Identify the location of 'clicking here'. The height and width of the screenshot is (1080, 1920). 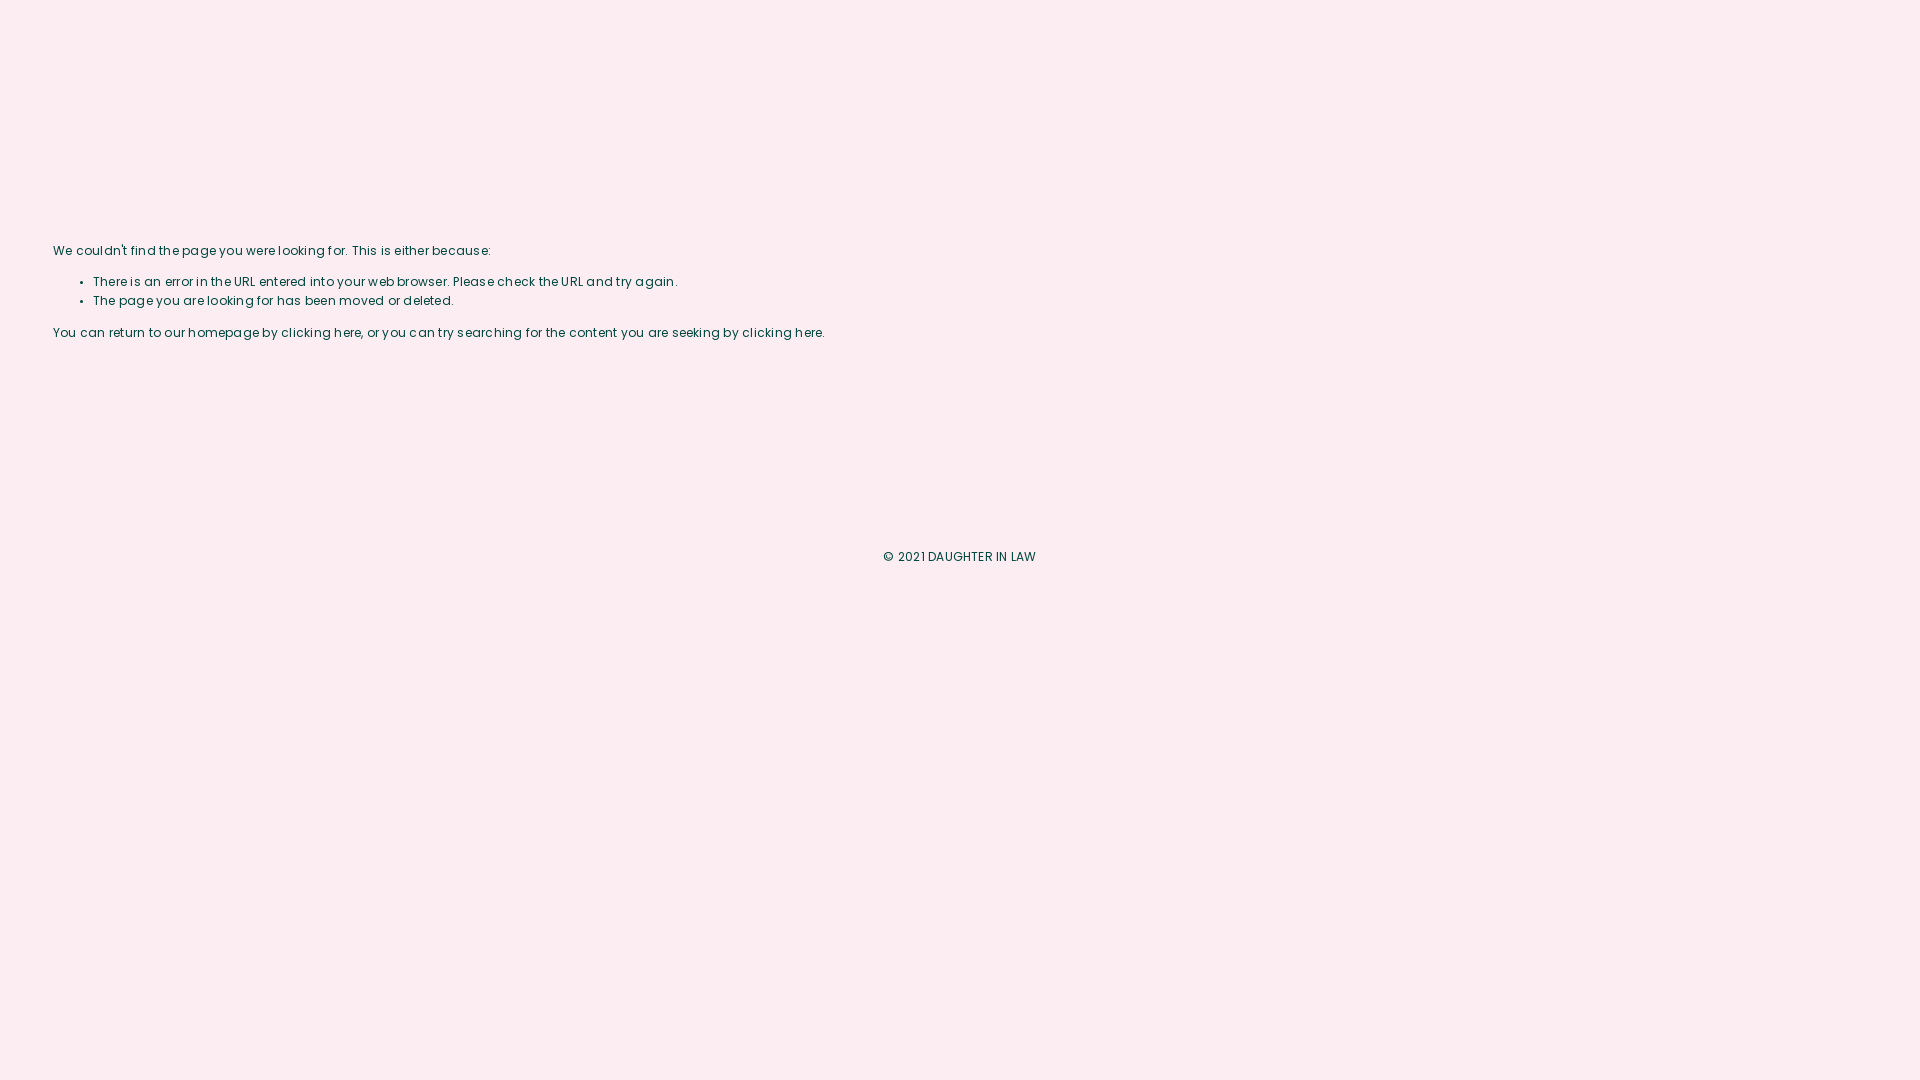
(741, 333).